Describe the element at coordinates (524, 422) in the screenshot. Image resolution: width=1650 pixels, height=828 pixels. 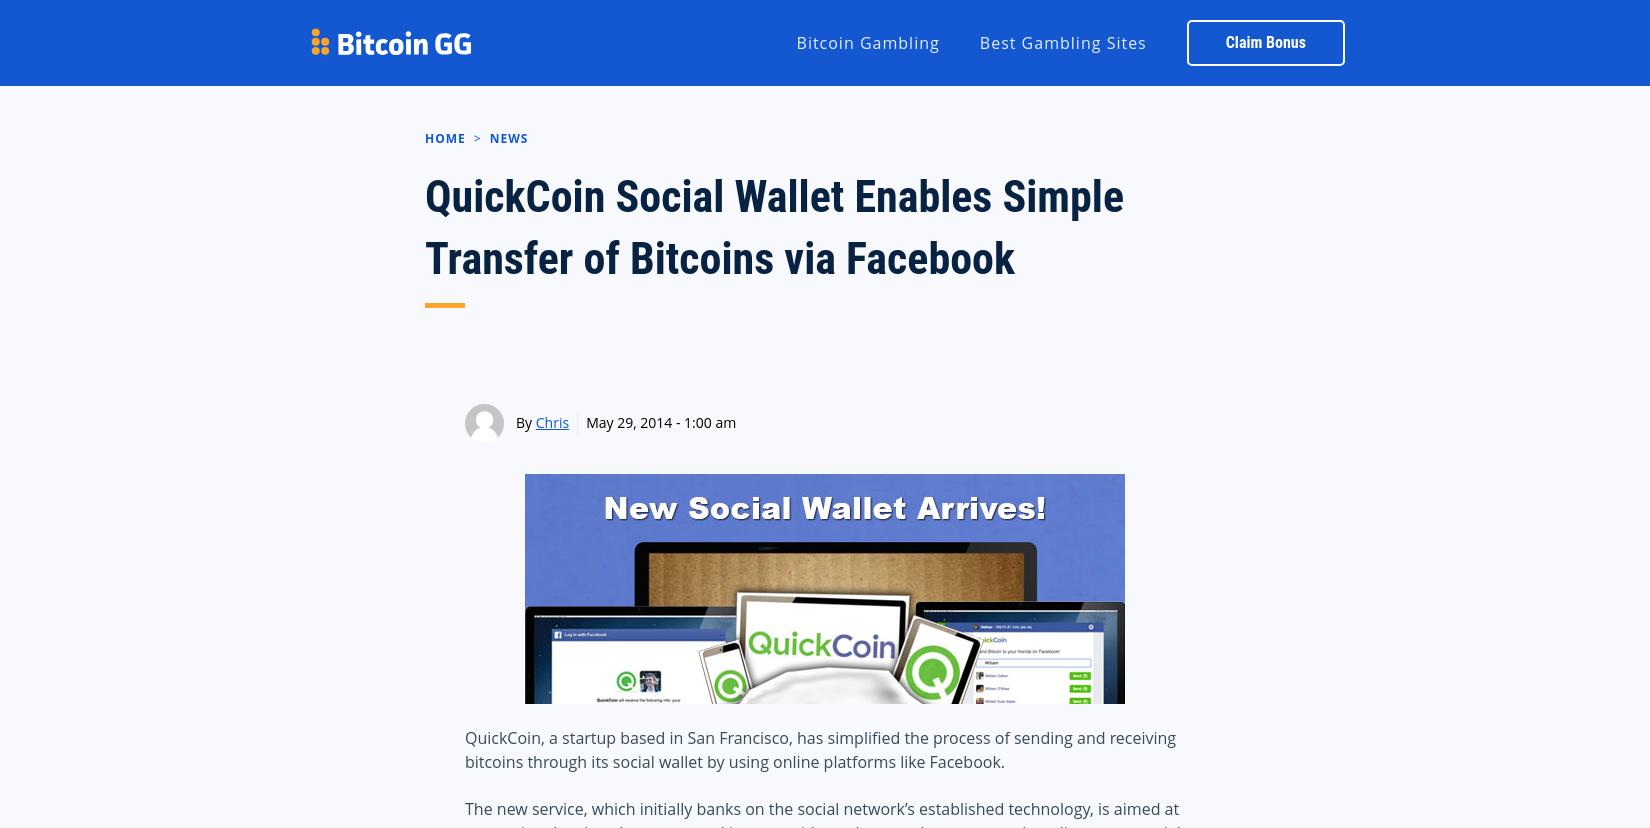
I see `'By'` at that location.